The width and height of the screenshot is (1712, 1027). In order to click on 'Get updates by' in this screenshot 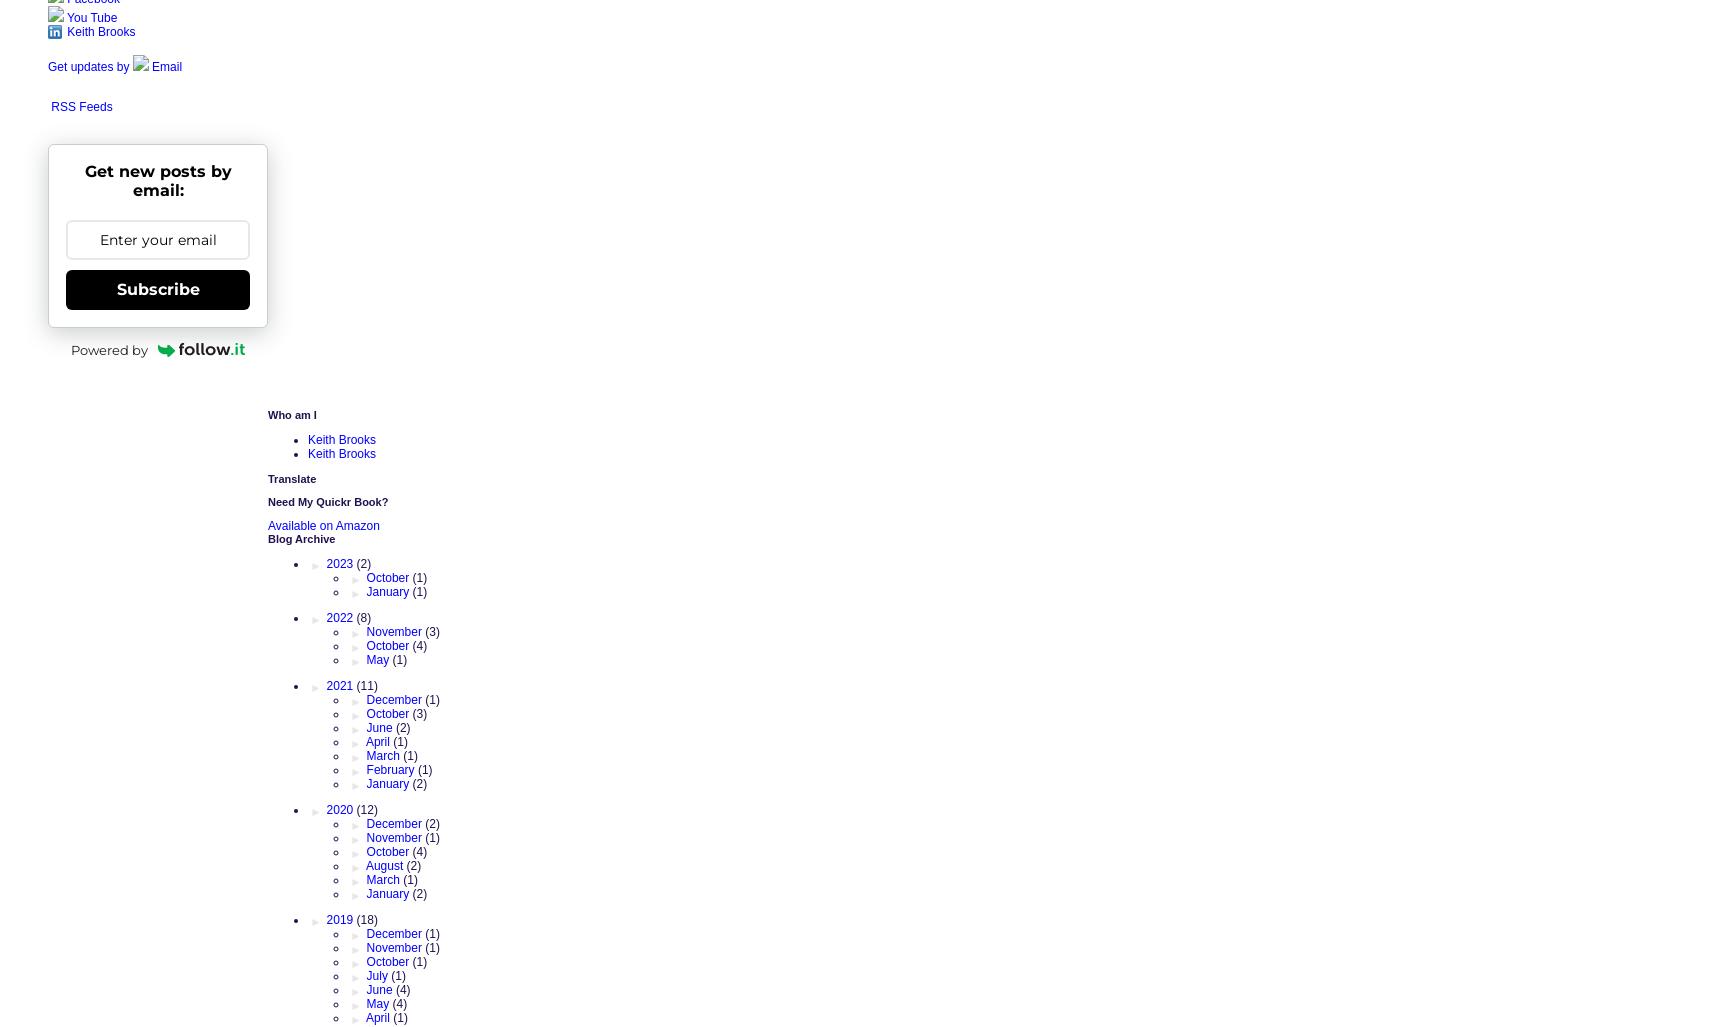, I will do `click(89, 65)`.